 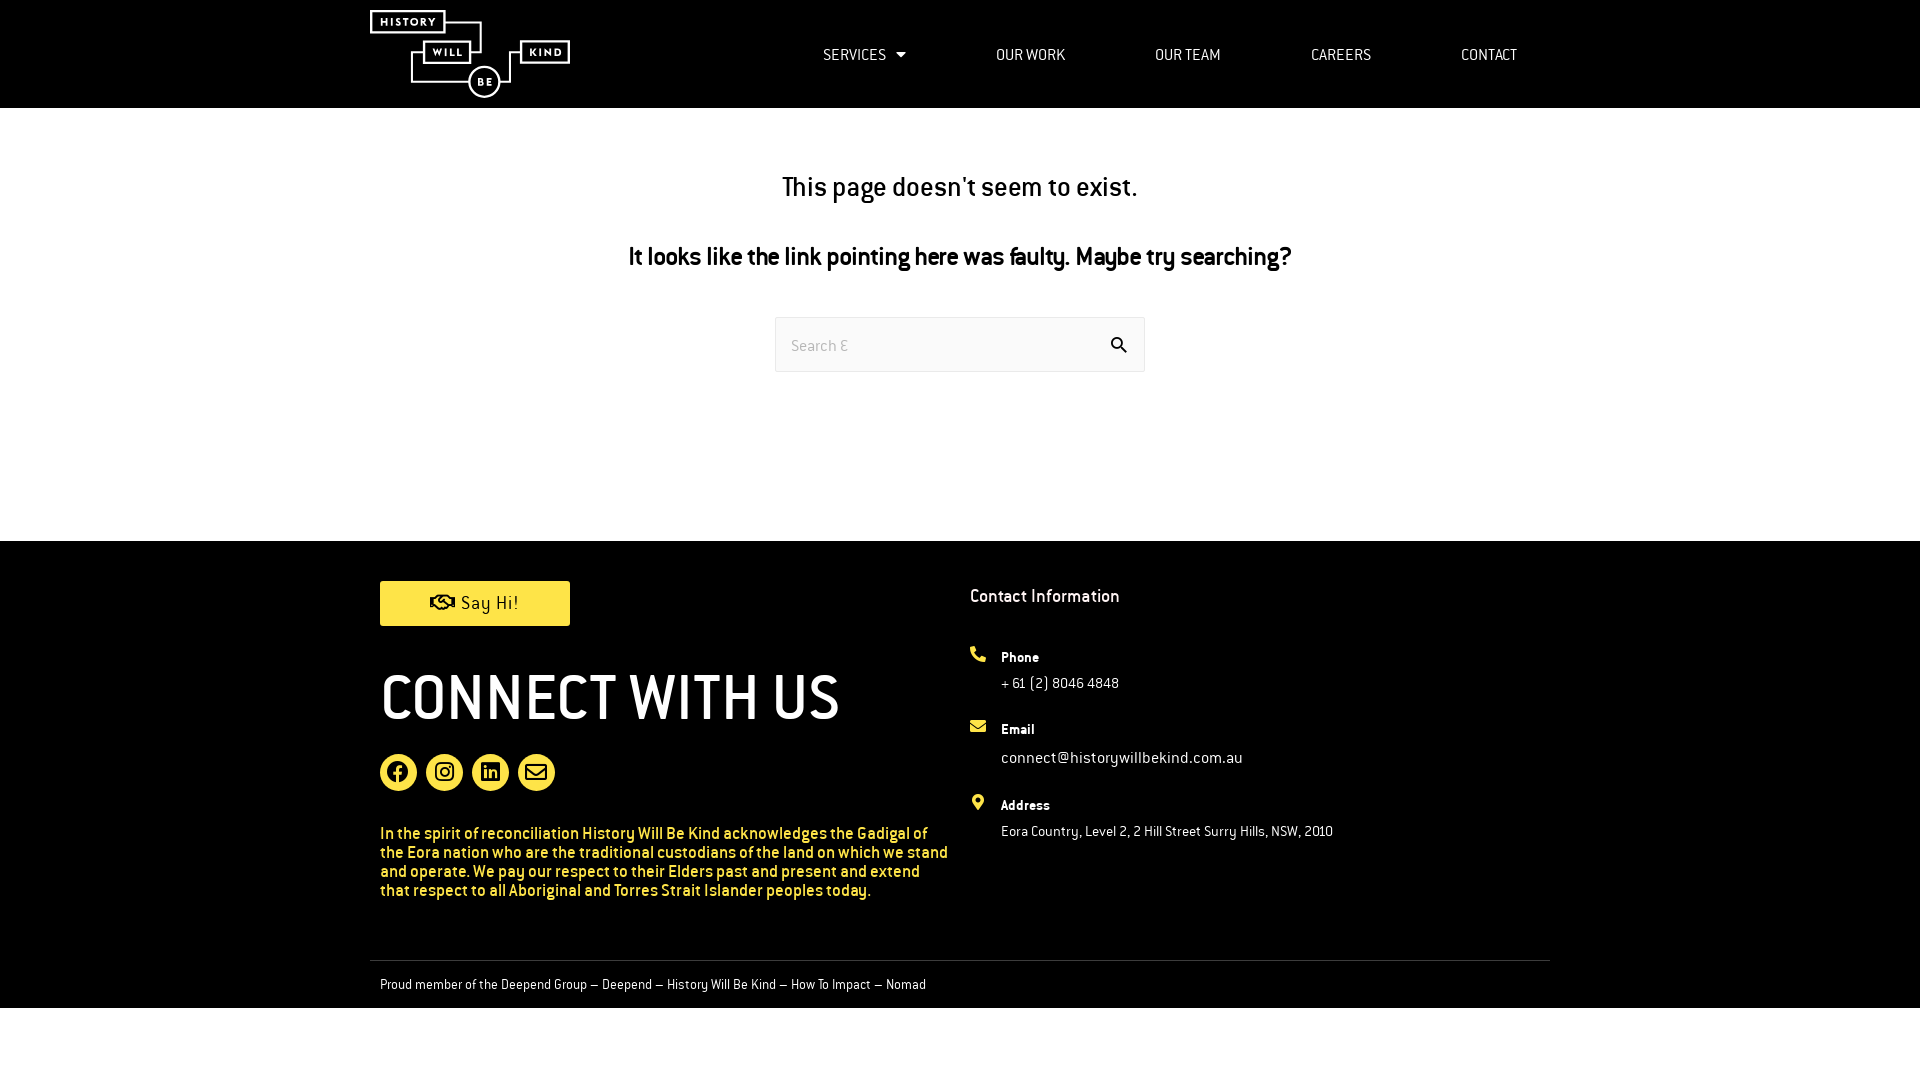 What do you see at coordinates (626, 982) in the screenshot?
I see `'Deepend'` at bounding box center [626, 982].